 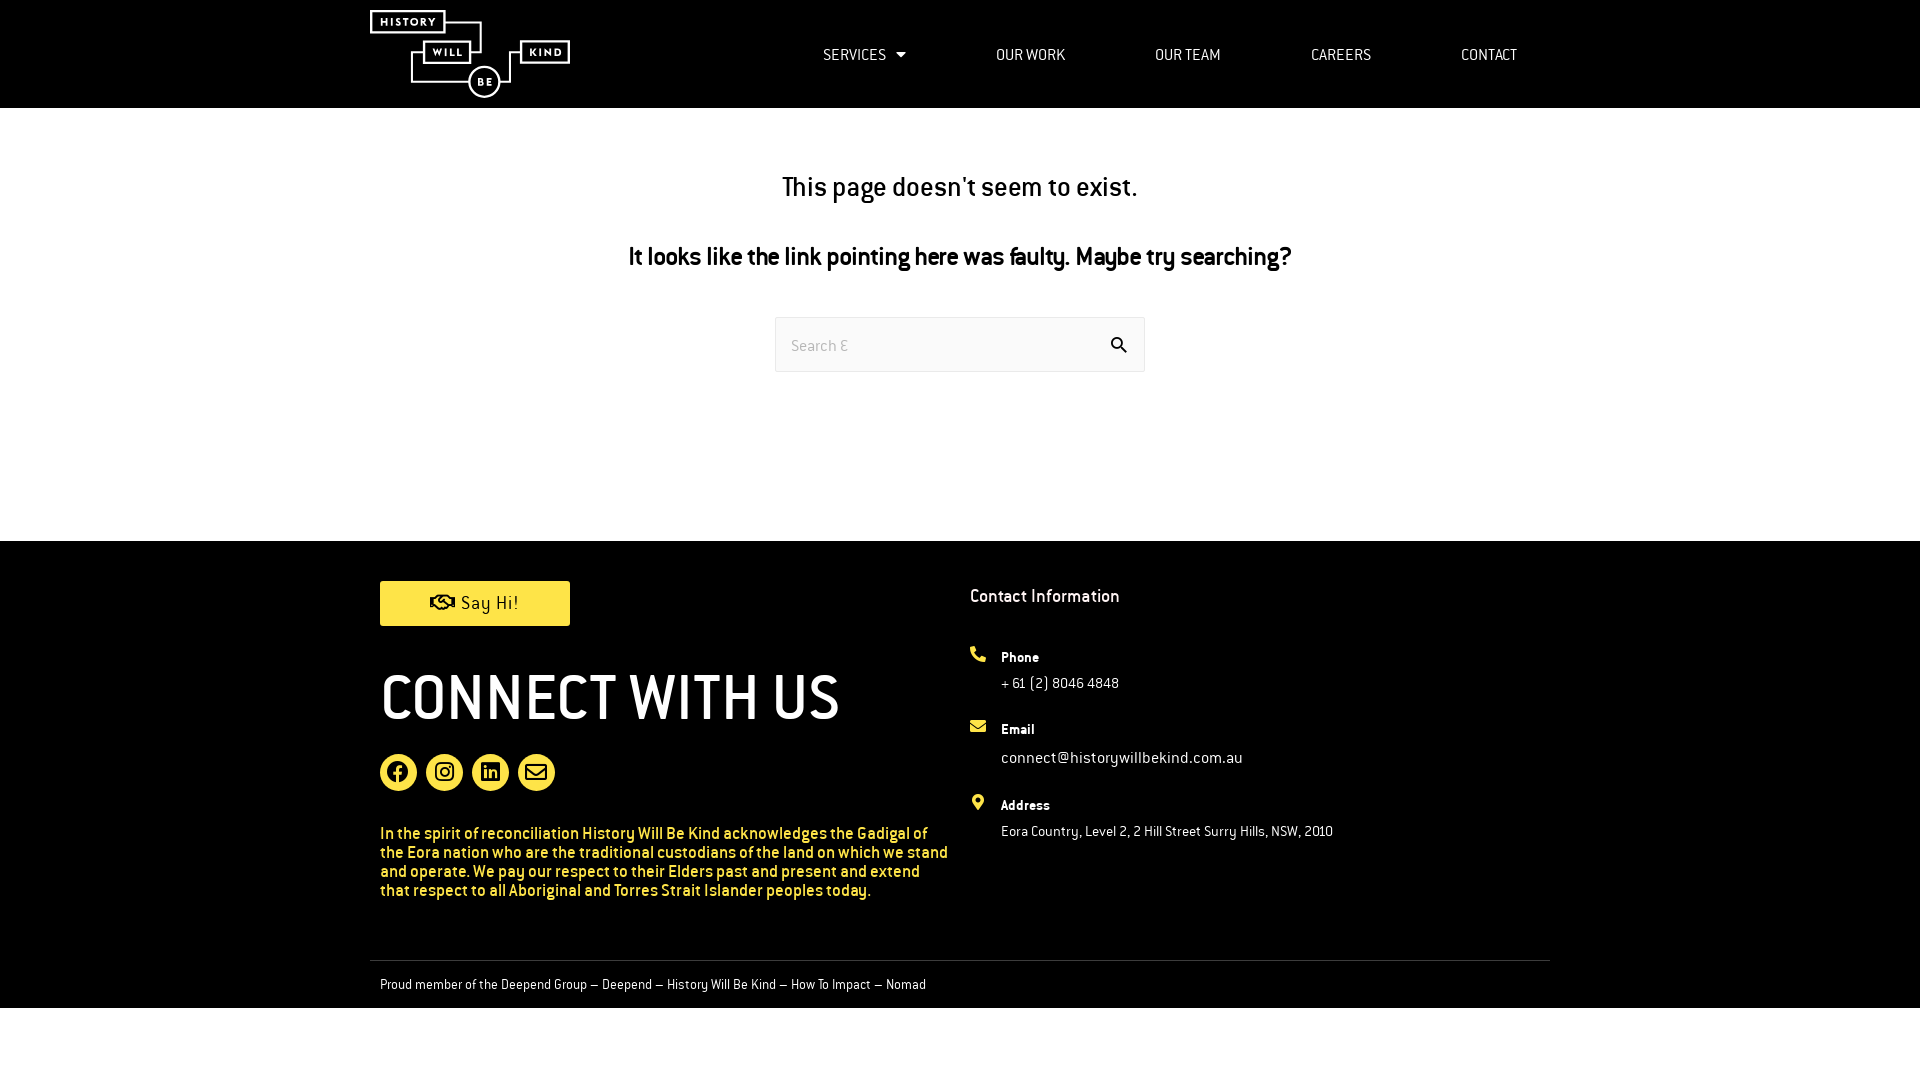 What do you see at coordinates (626, 982) in the screenshot?
I see `'Deepend'` at bounding box center [626, 982].